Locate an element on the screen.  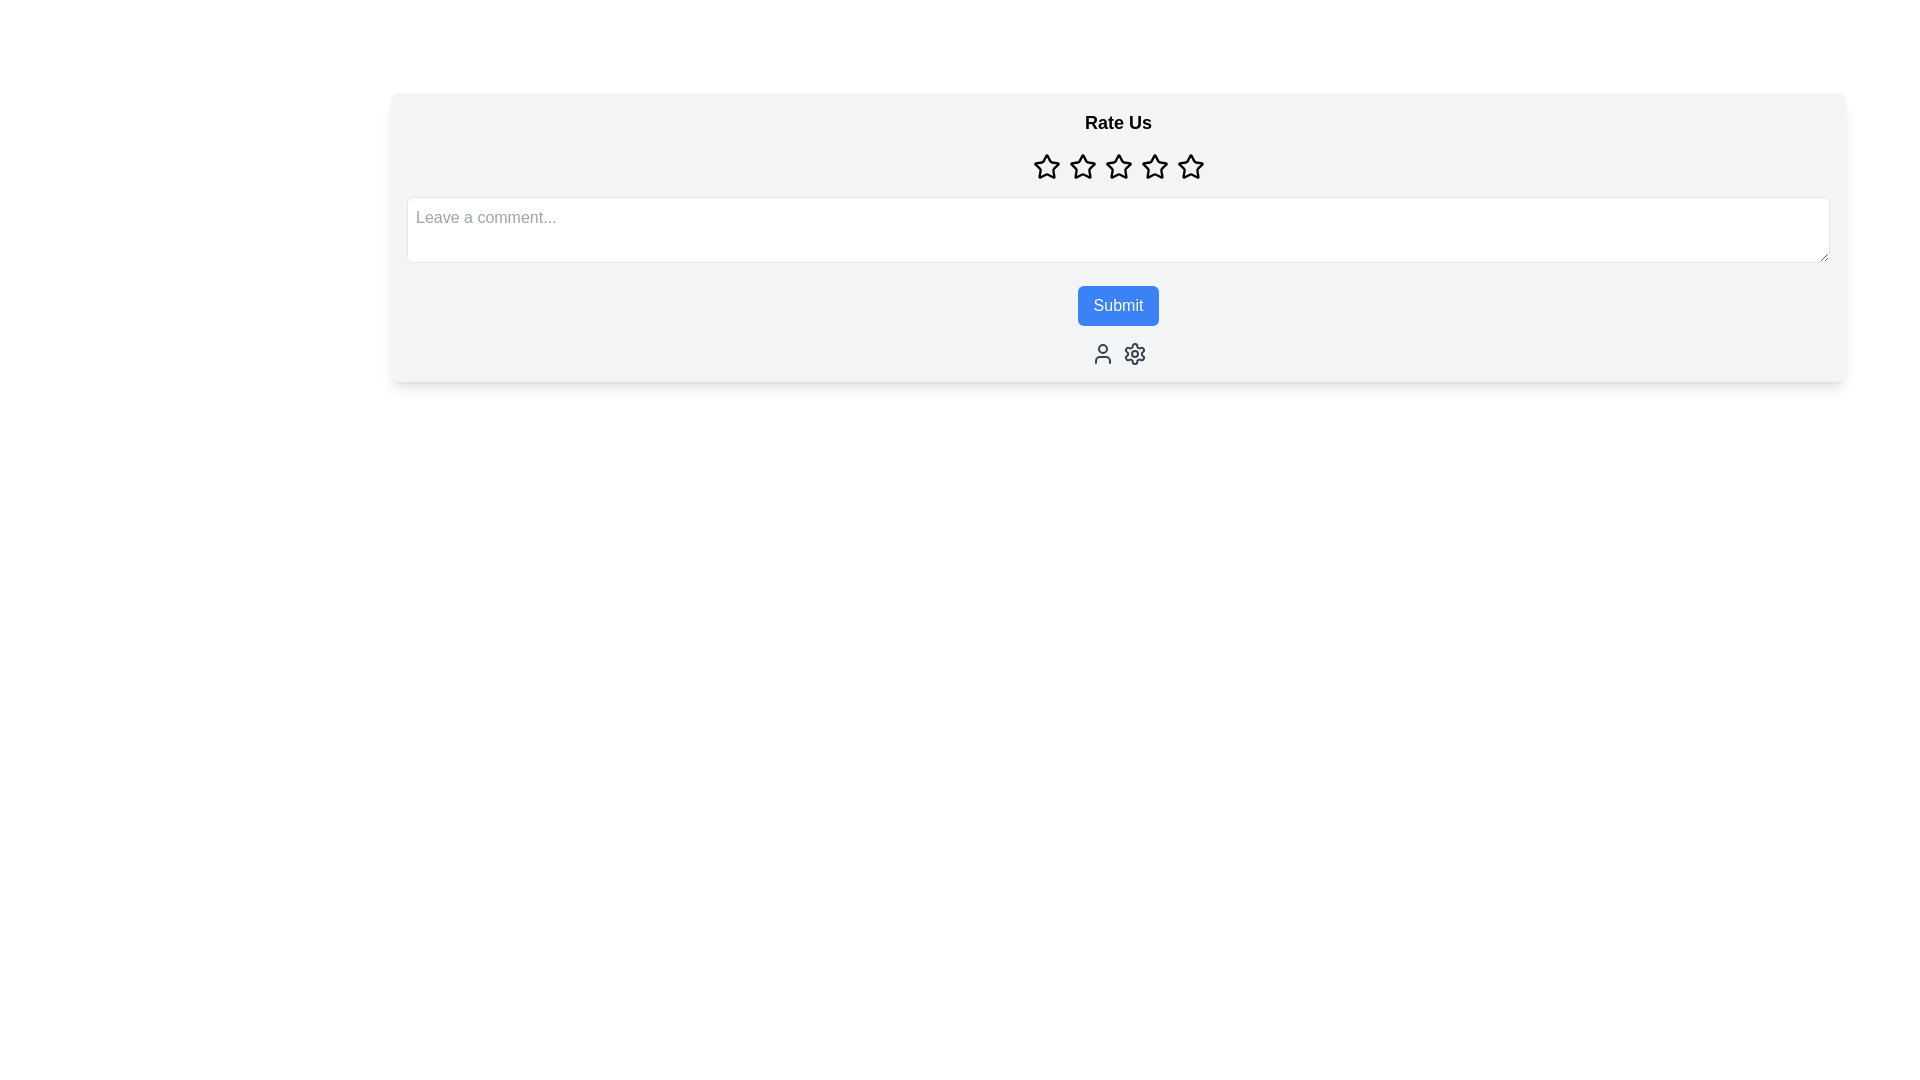
one of the star icons in the Rating component, which is a horizontal group of five outlined star icons located beneath the title 'Rate Us' and above the text input field is located at coordinates (1117, 165).